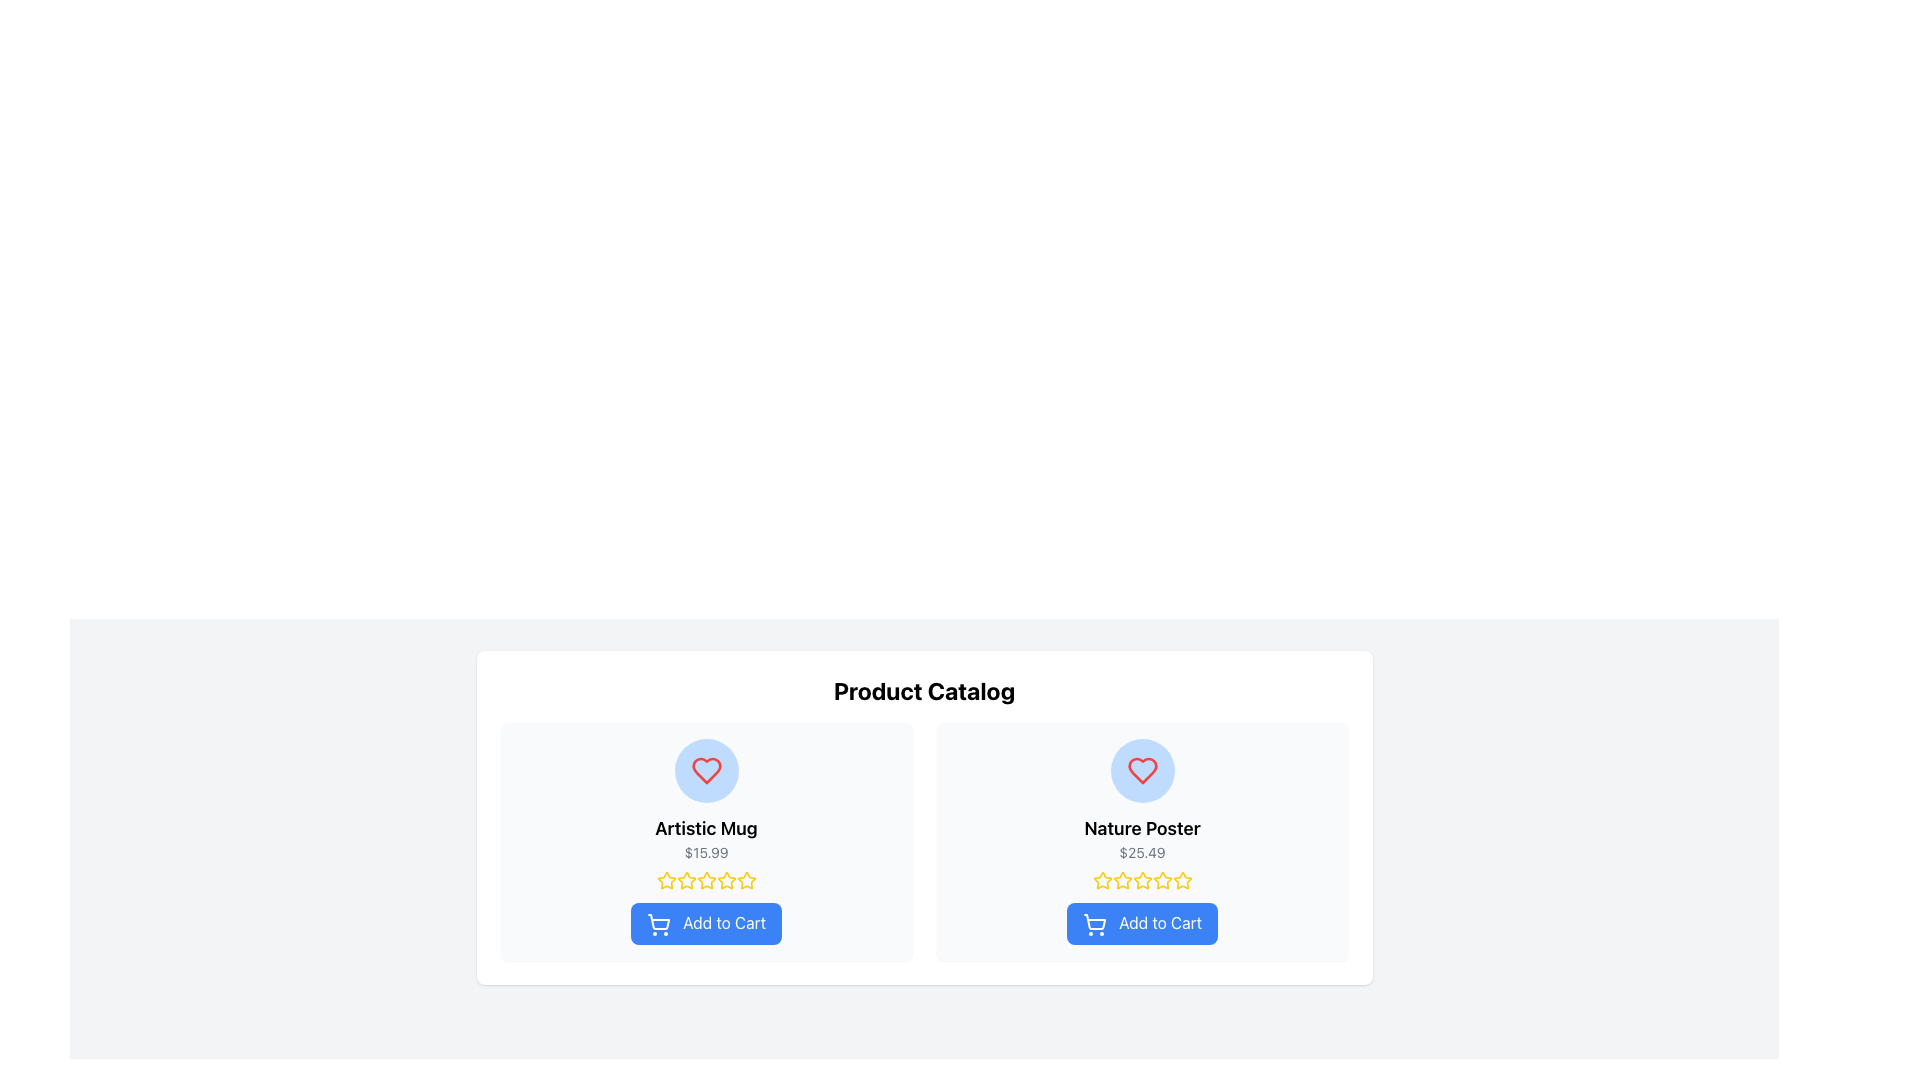 The image size is (1920, 1080). I want to click on the Text Label displaying the product name 'Artistic Mug', which is located centrally within the left card of the product catalog section, below the heart icon and above the price information '$15.99', so click(706, 829).